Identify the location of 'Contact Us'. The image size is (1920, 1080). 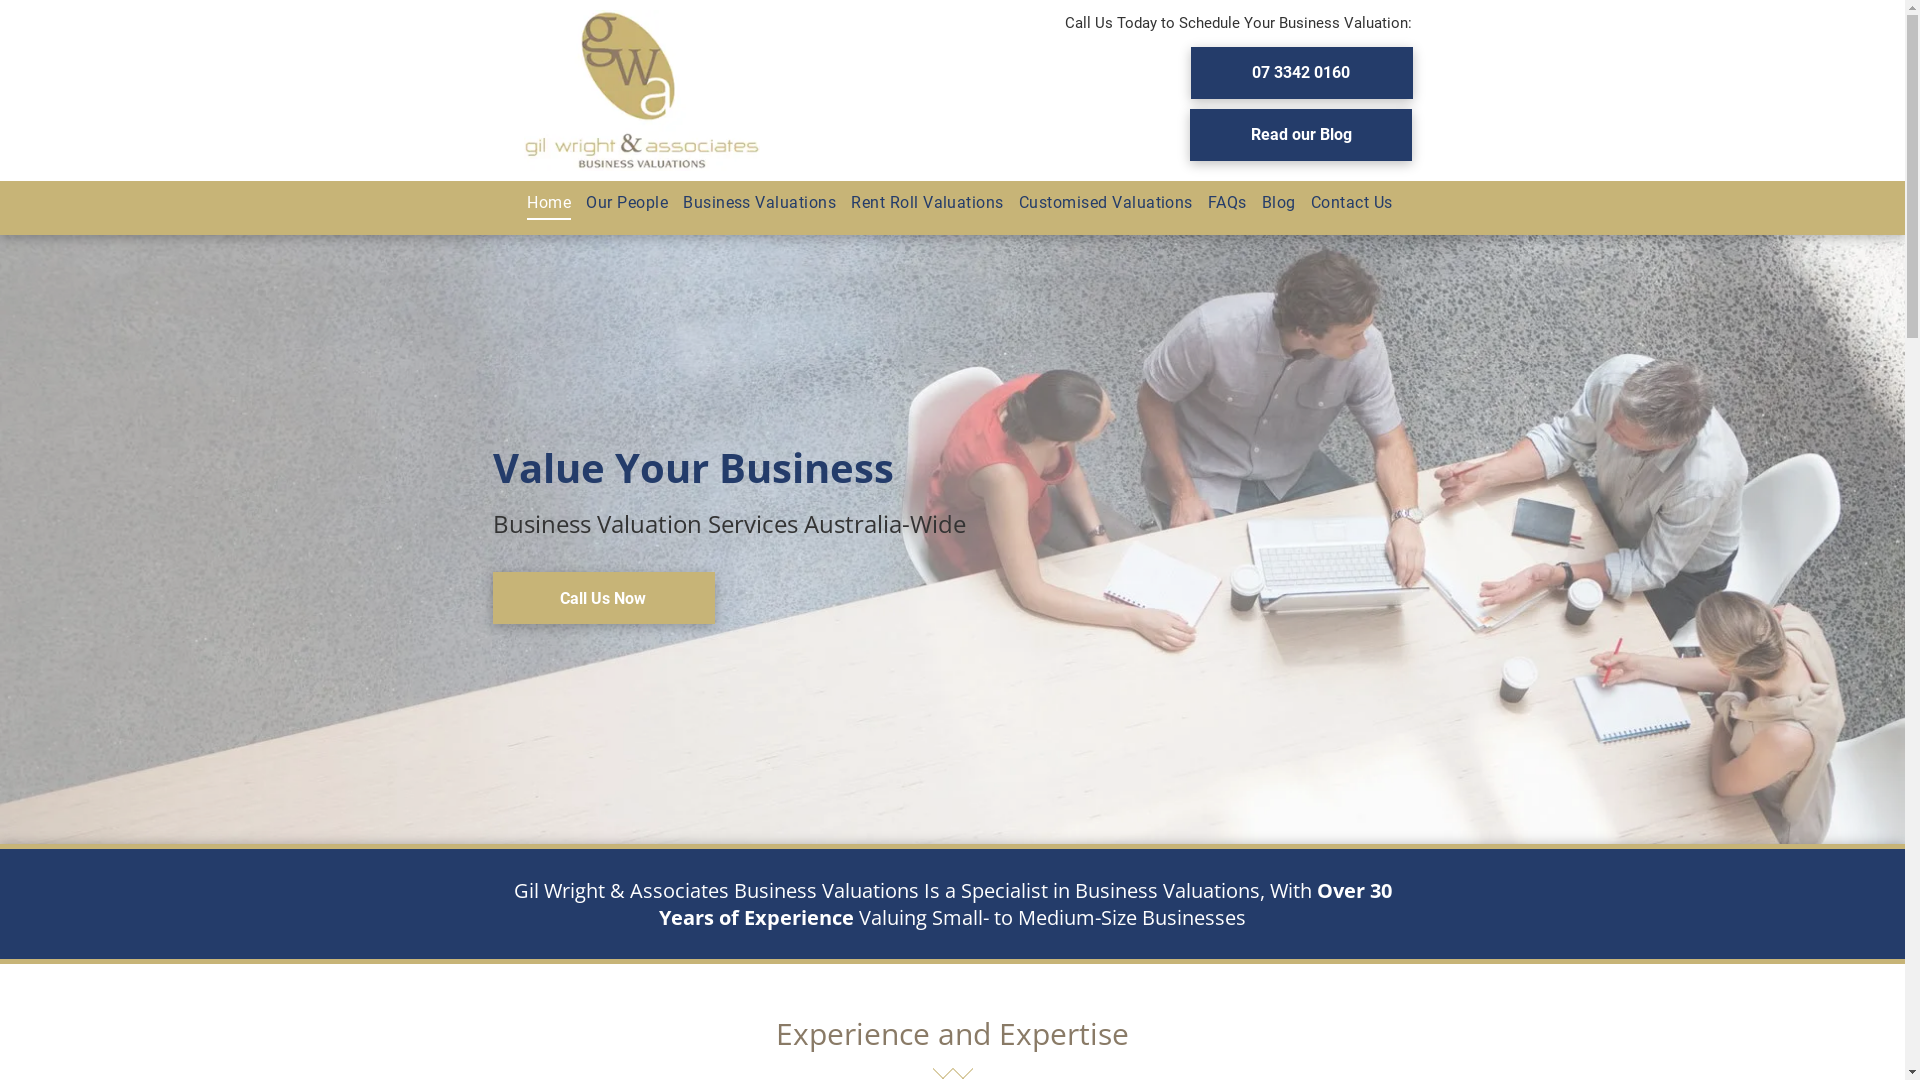
(1344, 203).